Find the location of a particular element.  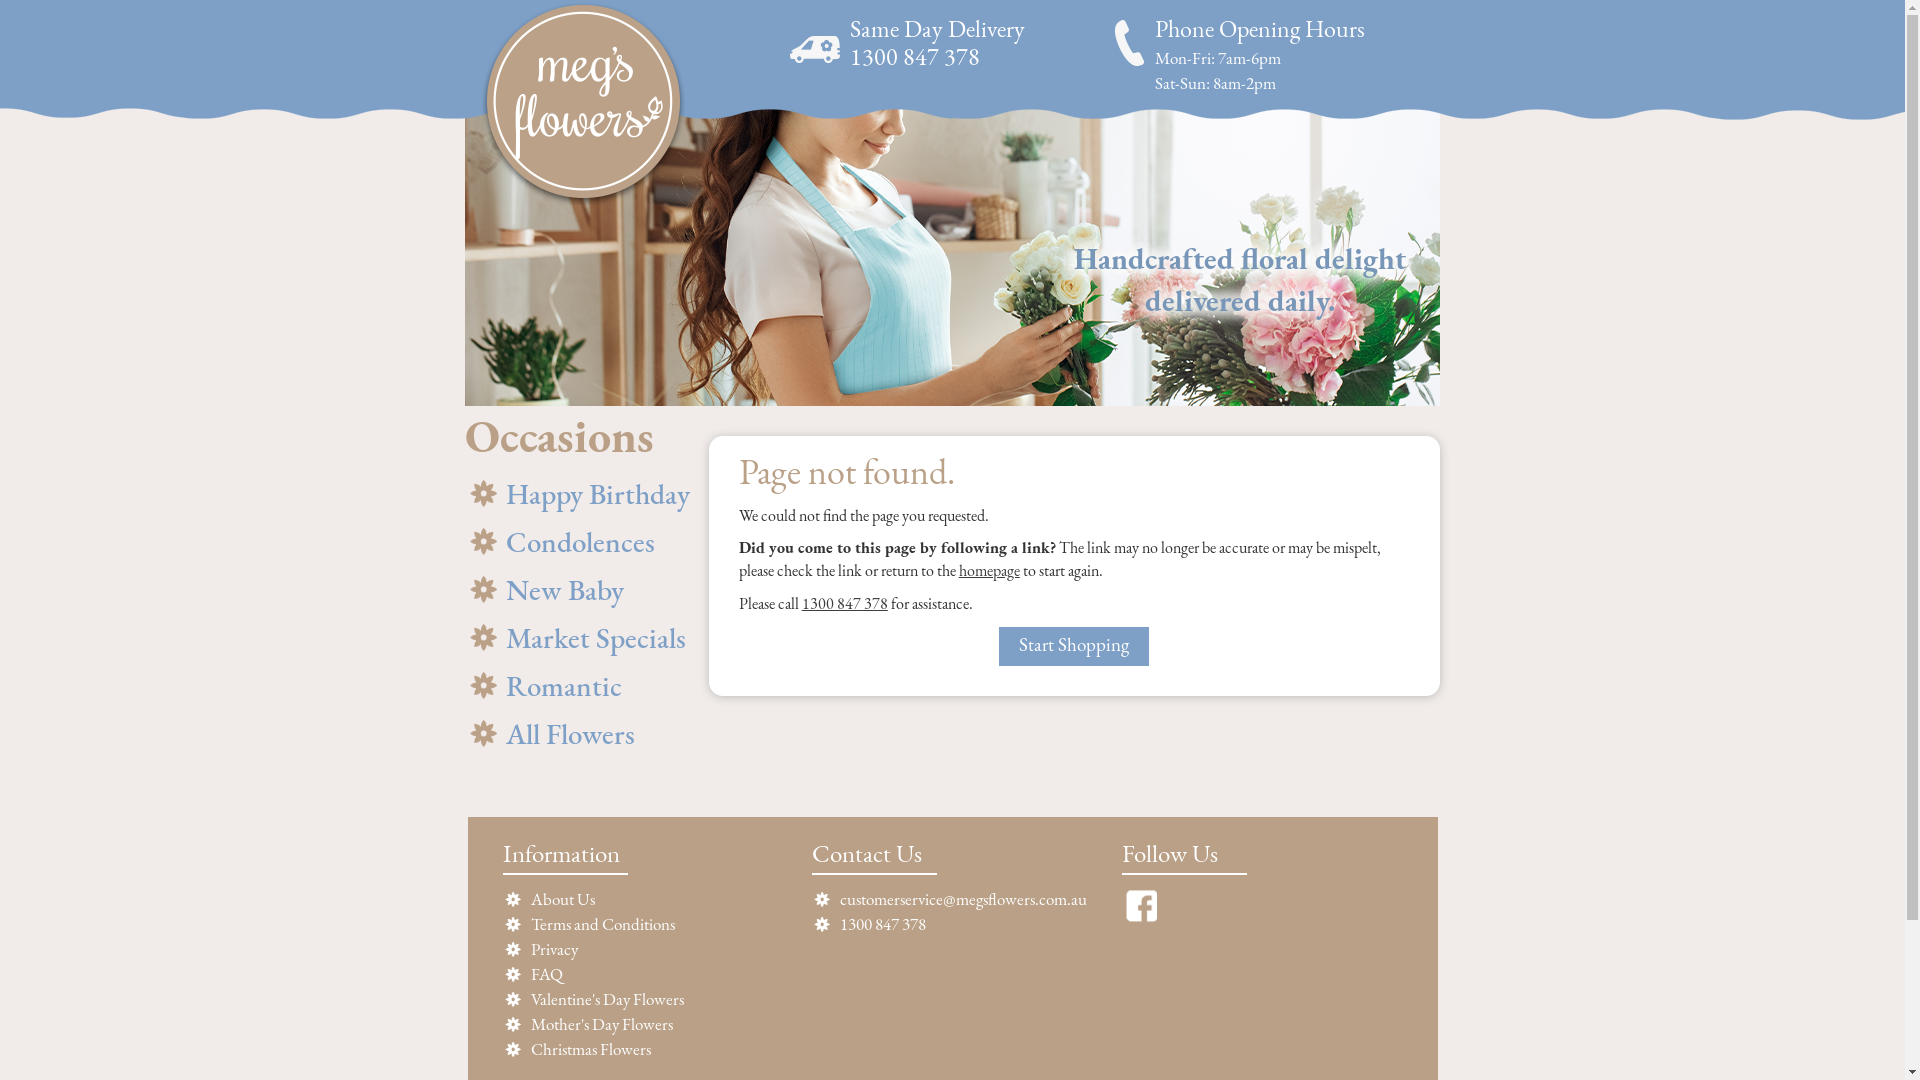

'Romantic' is located at coordinates (464, 685).